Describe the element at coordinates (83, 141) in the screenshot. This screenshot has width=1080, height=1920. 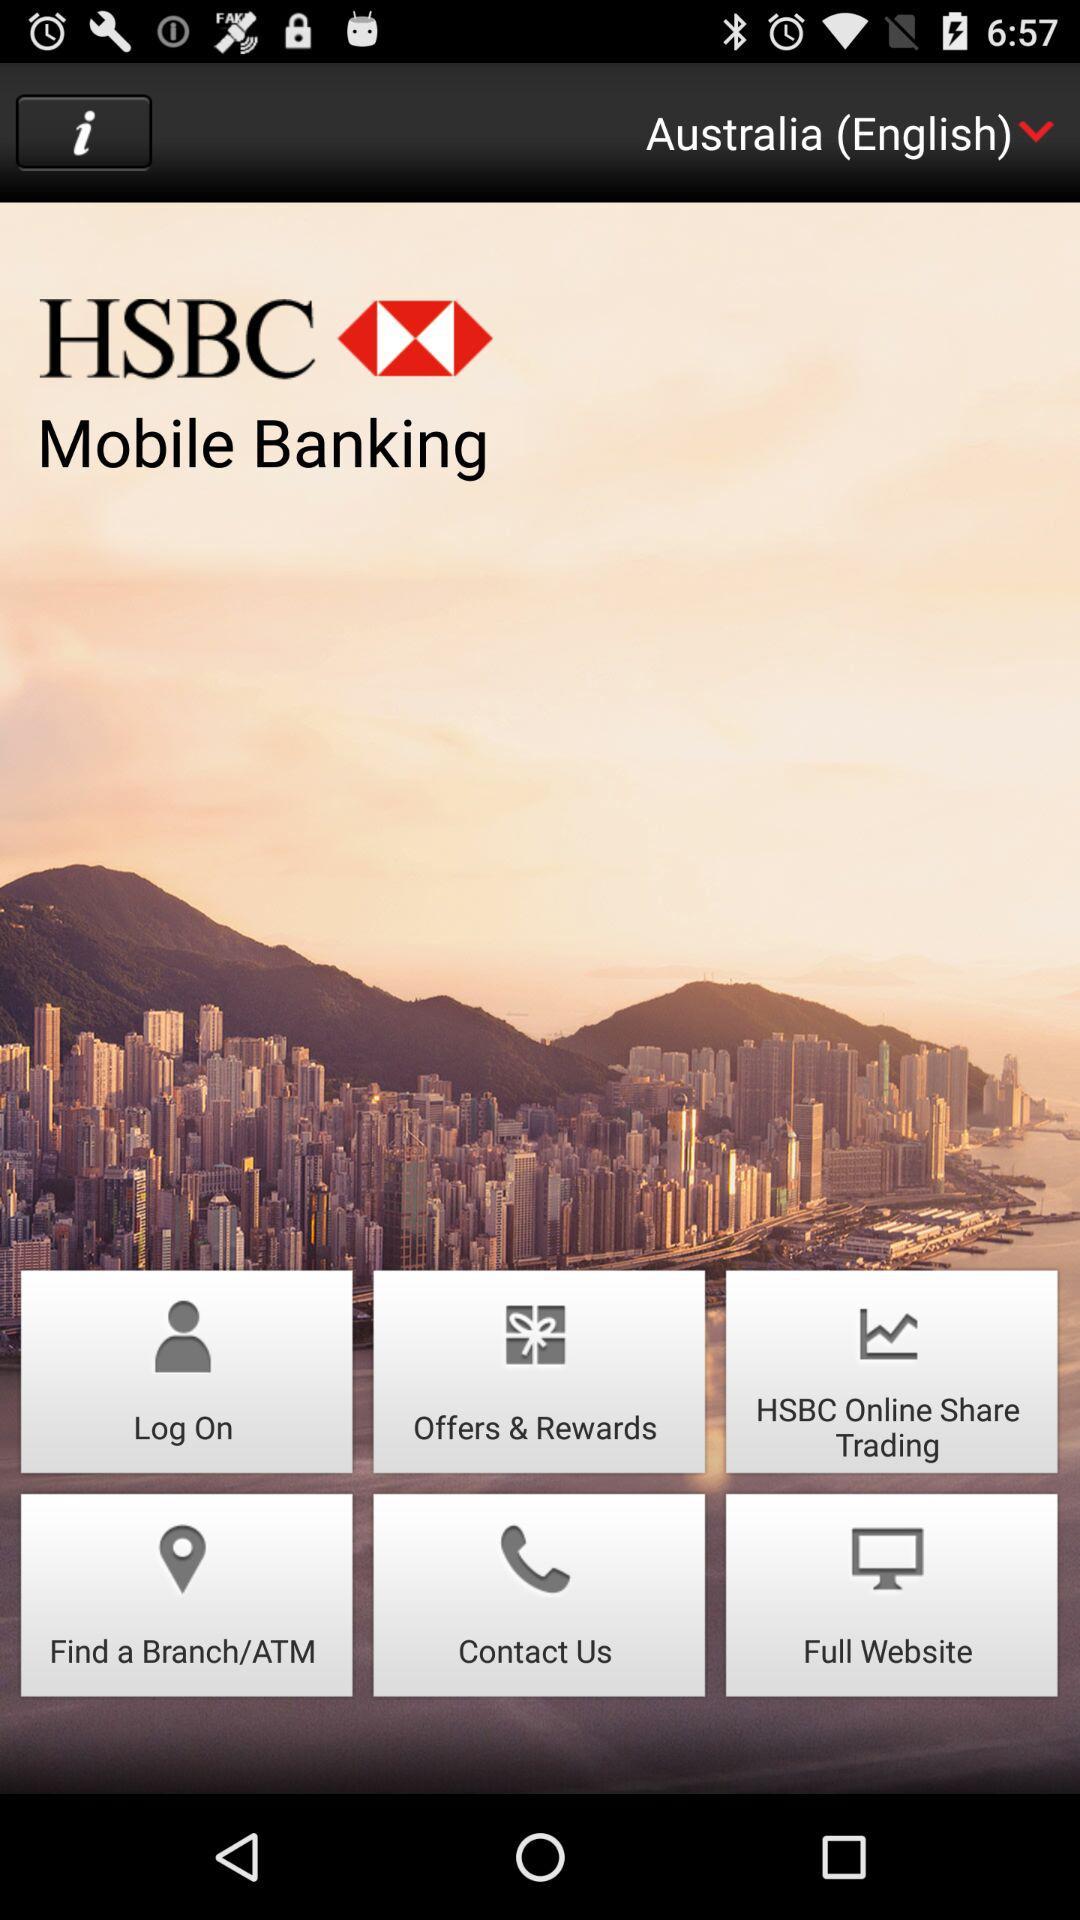
I see `the info icon` at that location.